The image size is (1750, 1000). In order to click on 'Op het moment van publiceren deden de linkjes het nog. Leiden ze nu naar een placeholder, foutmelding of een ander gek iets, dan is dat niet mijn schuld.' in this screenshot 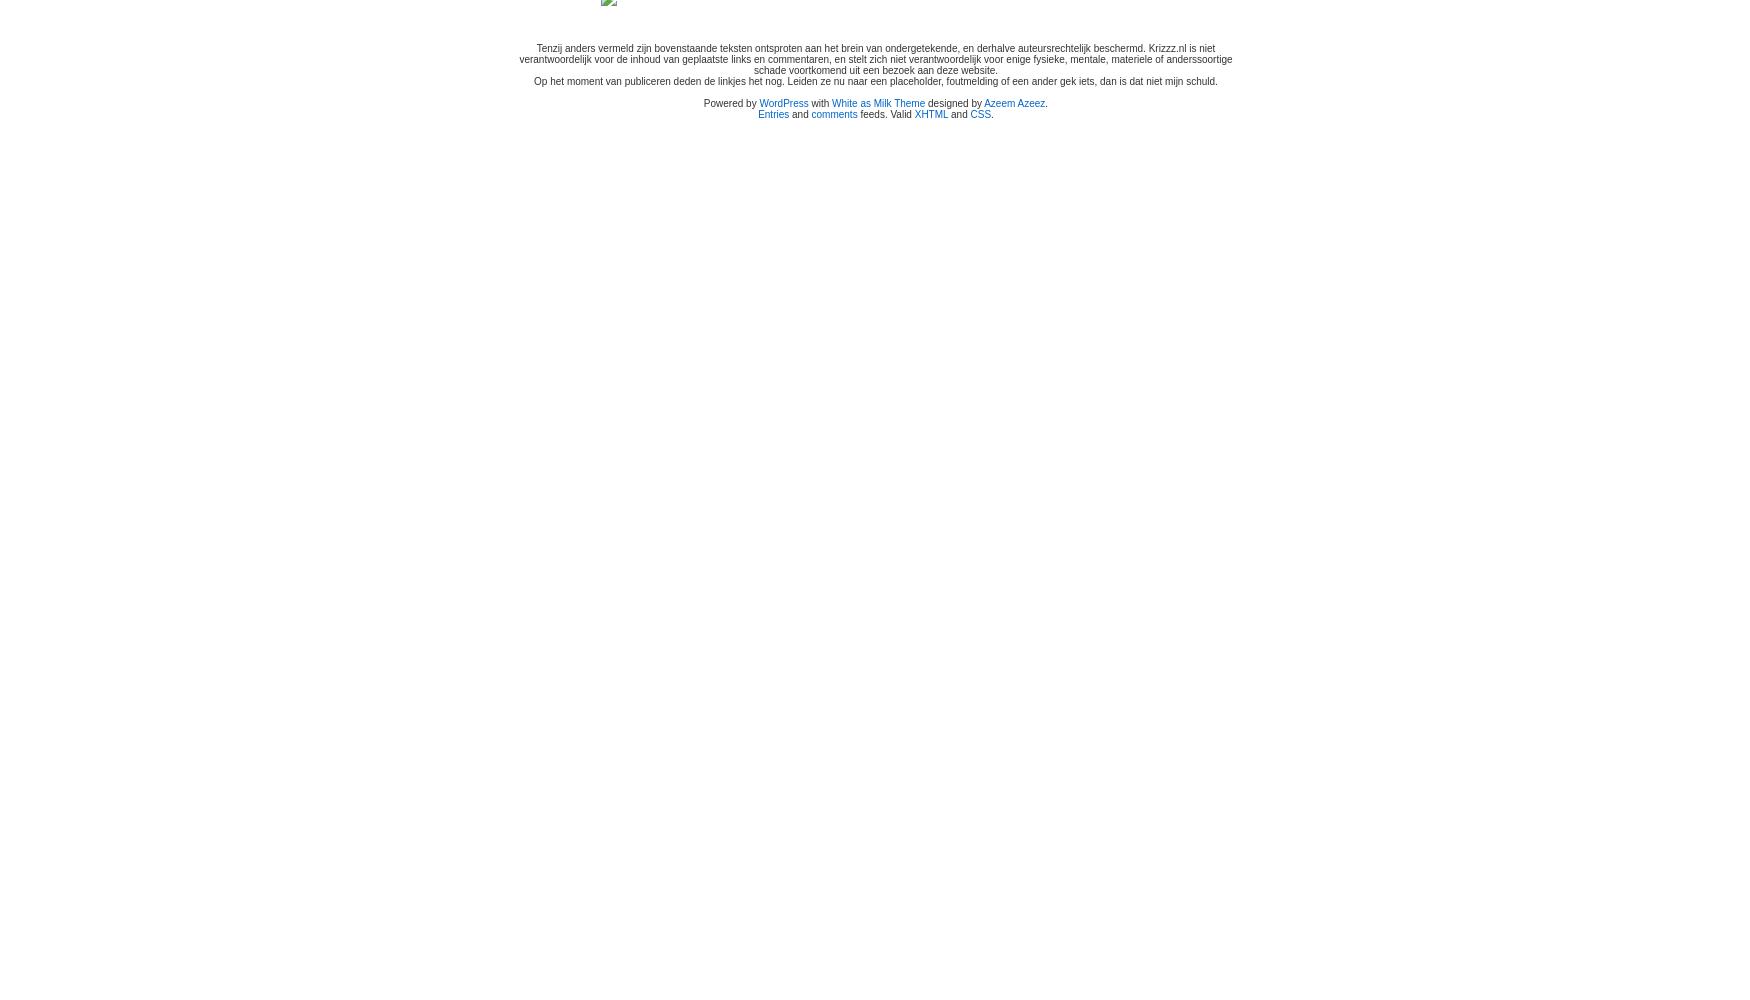, I will do `click(875, 80)`.